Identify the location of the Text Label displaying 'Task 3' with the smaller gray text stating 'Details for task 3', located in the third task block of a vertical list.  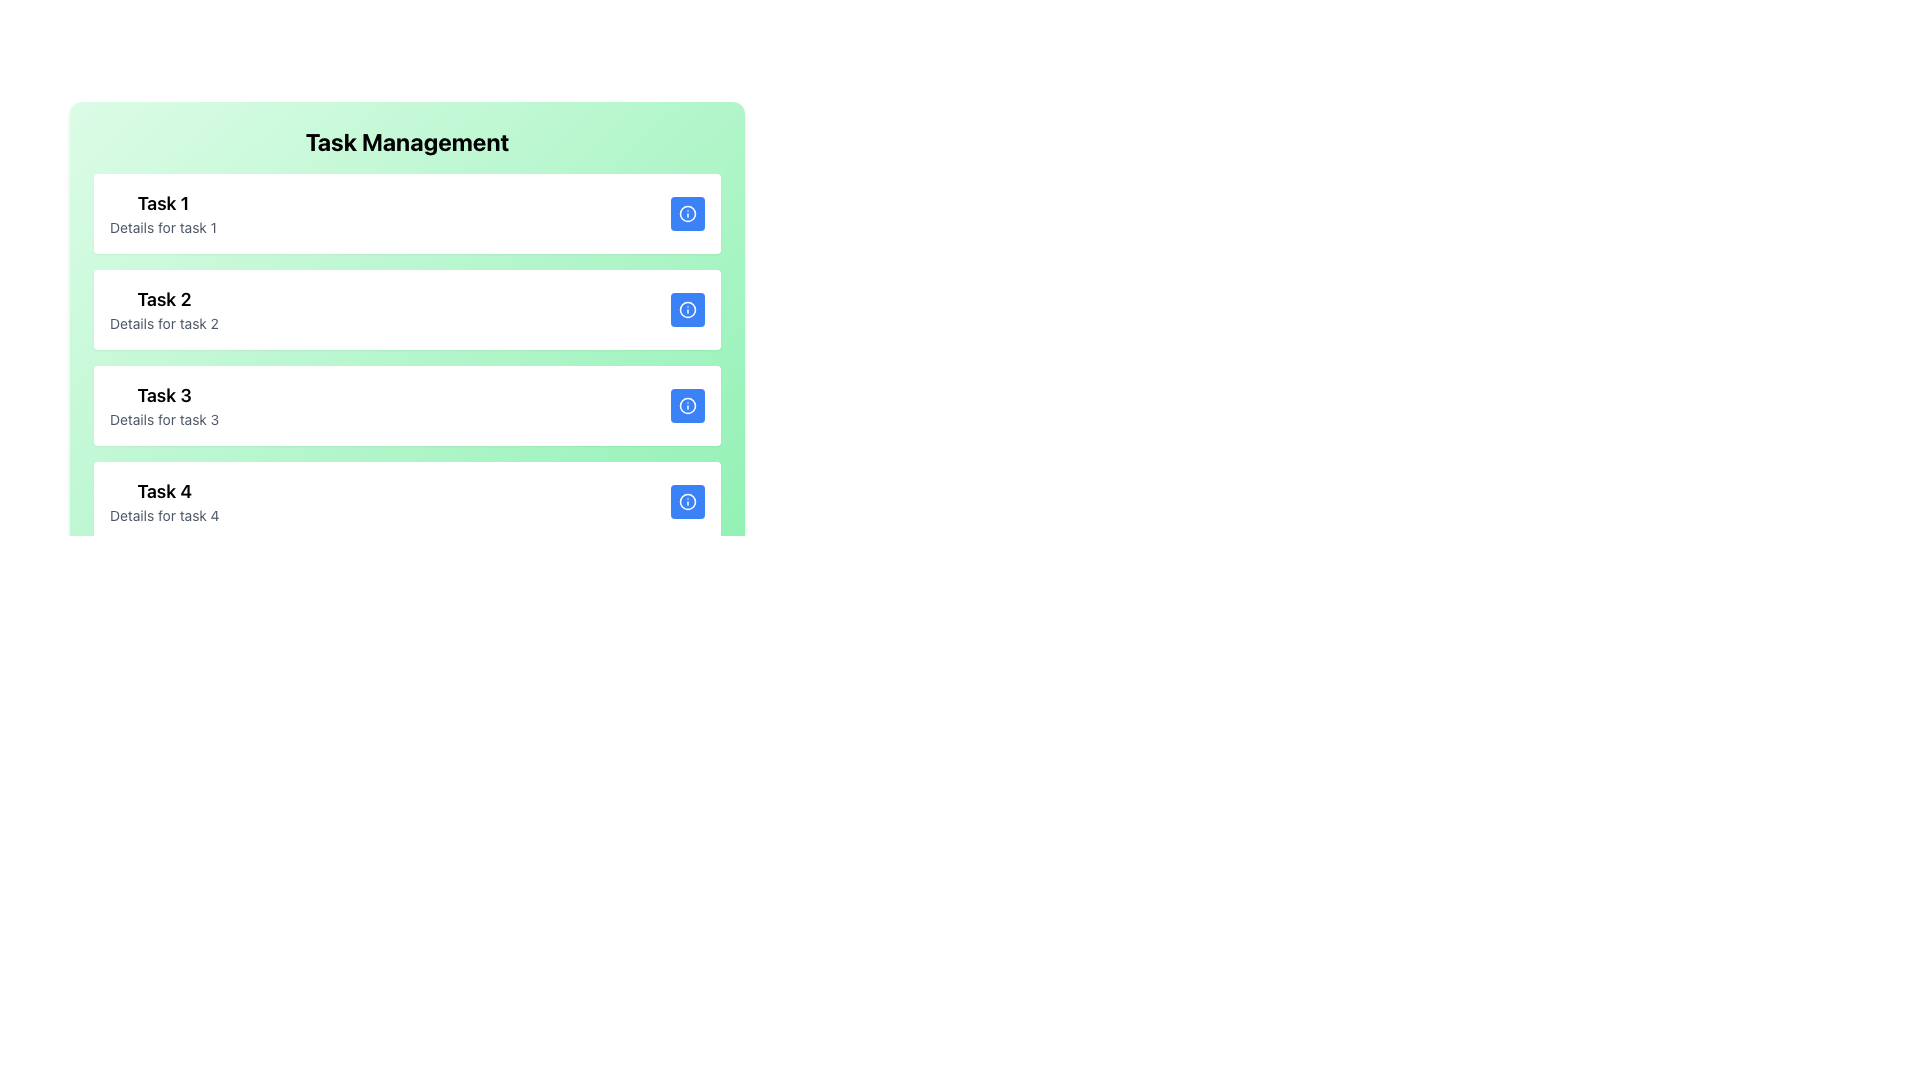
(164, 405).